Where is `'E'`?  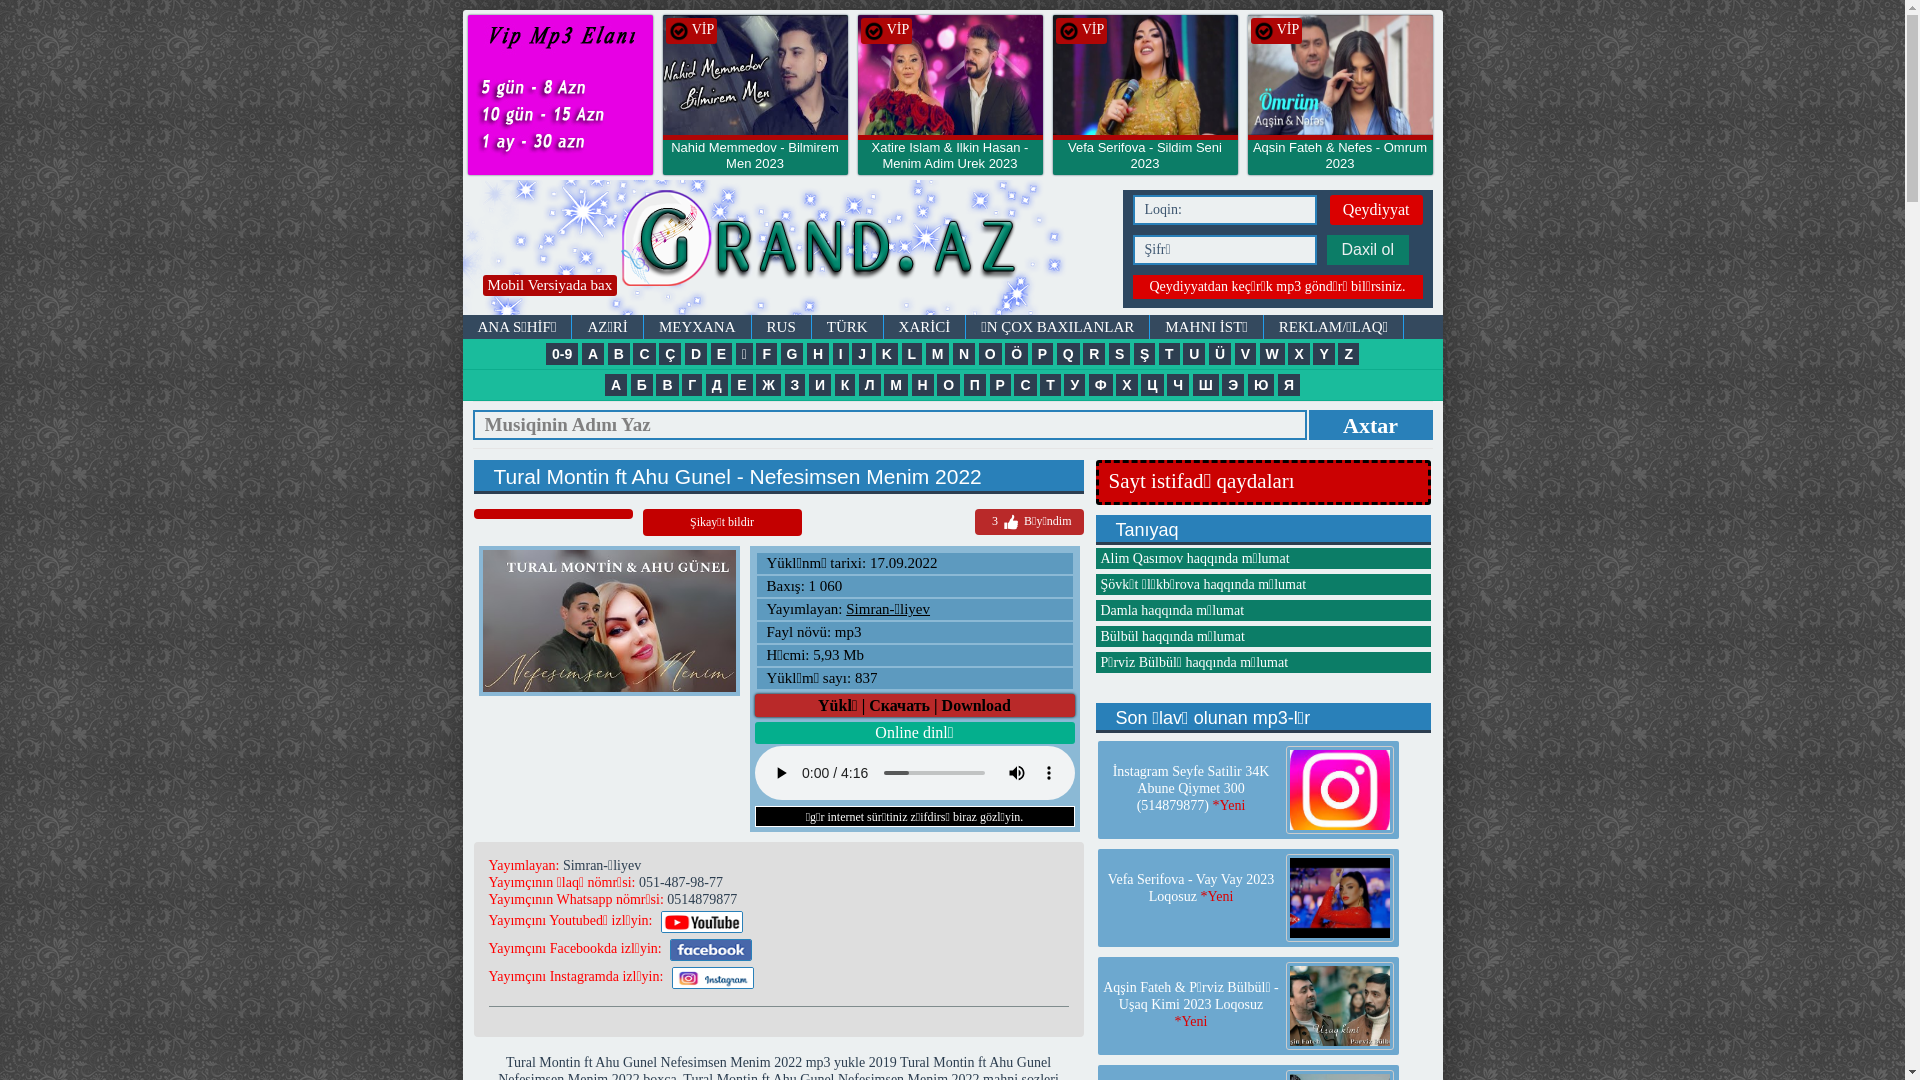
'E' is located at coordinates (720, 353).